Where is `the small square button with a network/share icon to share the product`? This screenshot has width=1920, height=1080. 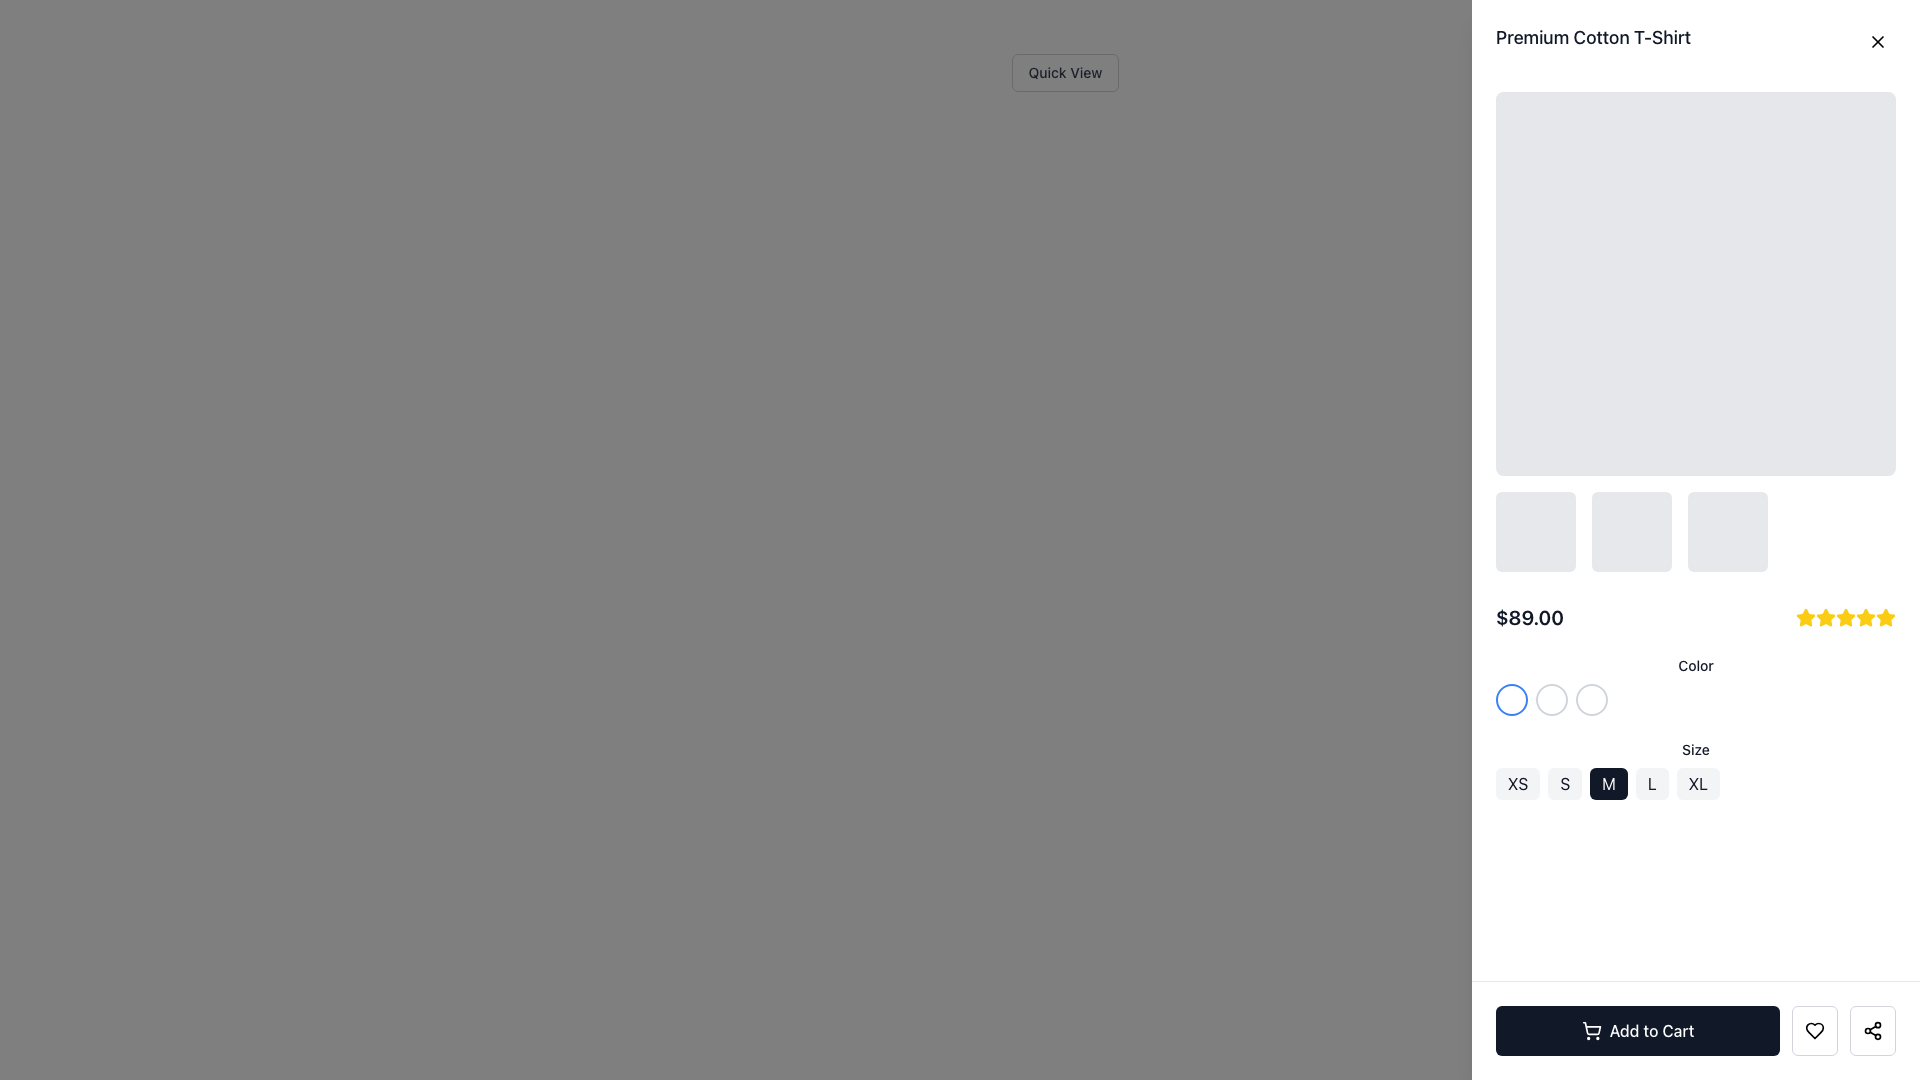
the small square button with a network/share icon to share the product is located at coordinates (1871, 1030).